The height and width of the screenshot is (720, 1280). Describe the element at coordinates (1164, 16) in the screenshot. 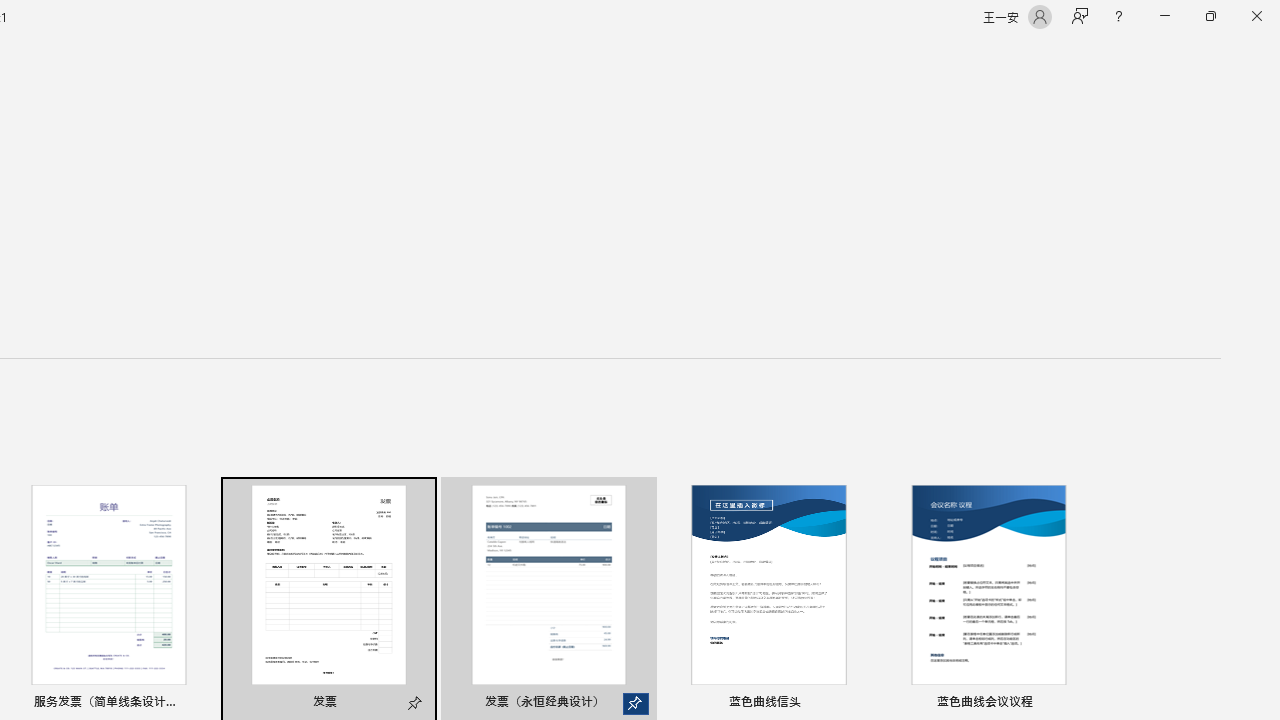

I see `'Minimize'` at that location.